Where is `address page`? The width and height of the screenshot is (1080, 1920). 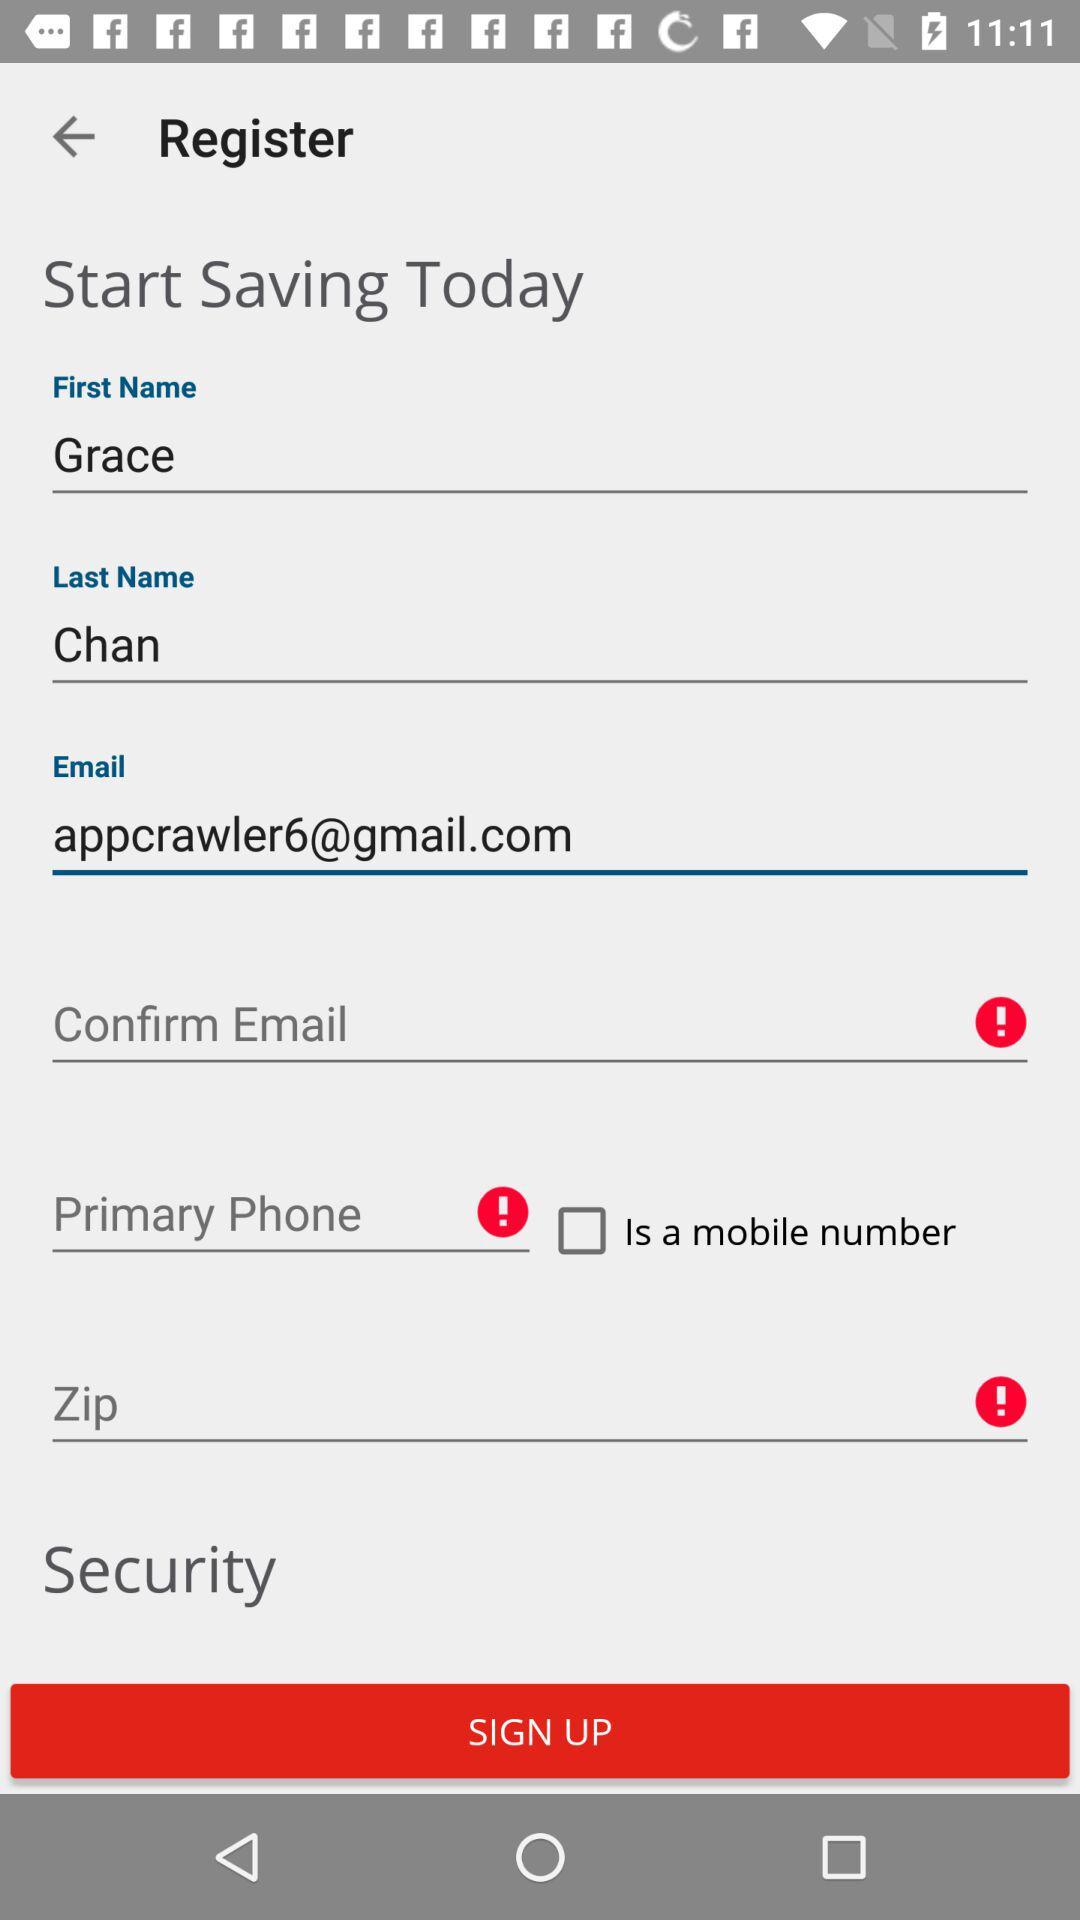 address page is located at coordinates (540, 1402).